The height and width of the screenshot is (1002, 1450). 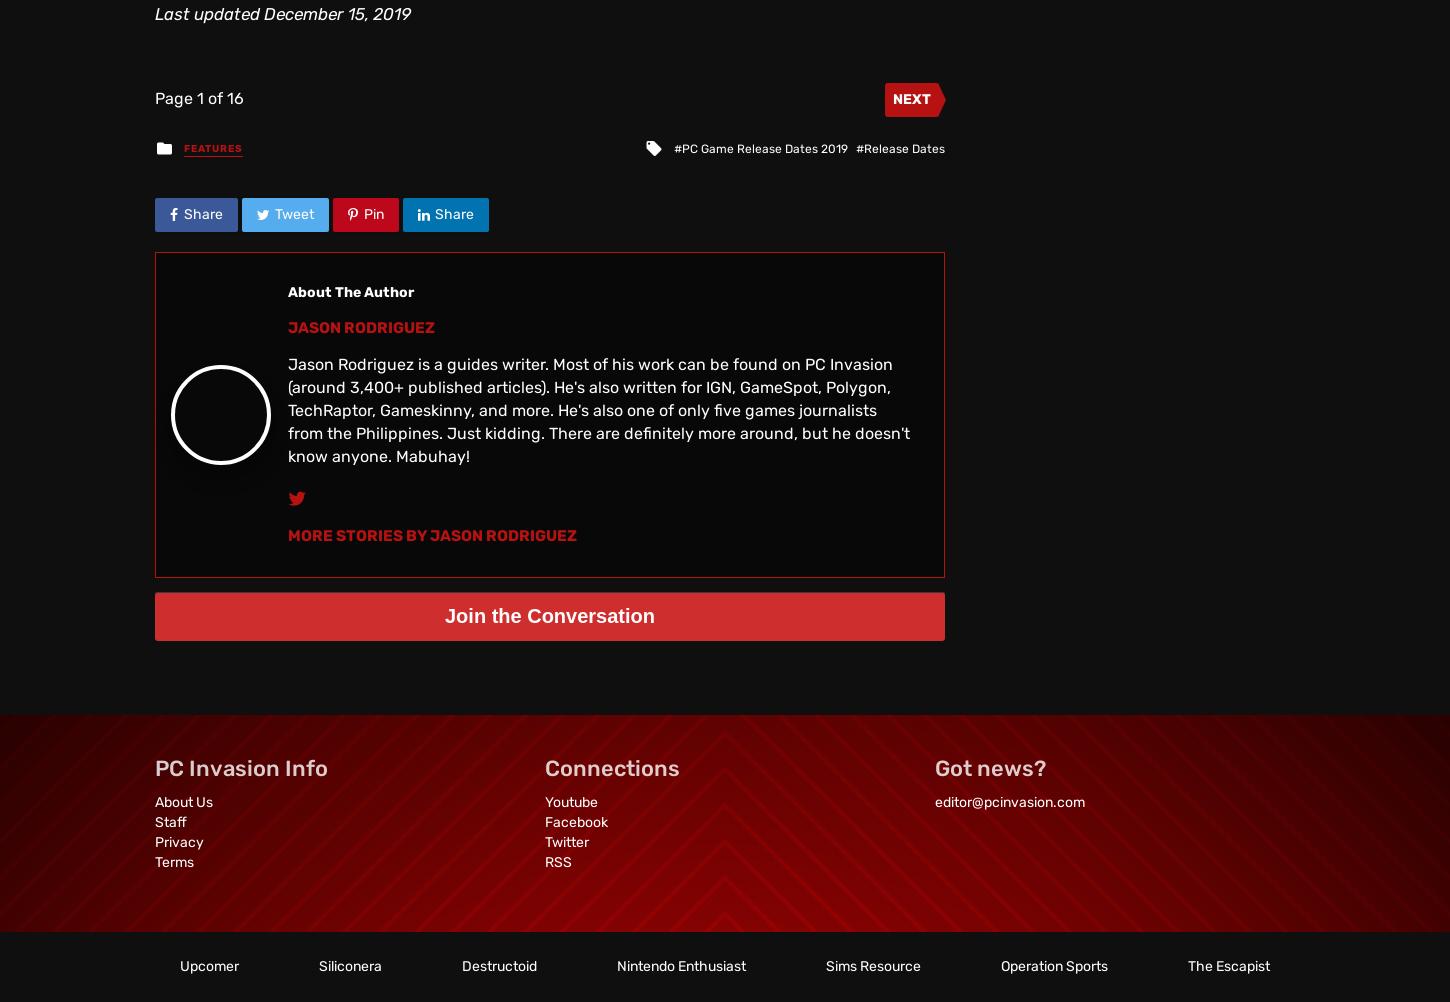 What do you see at coordinates (499, 965) in the screenshot?
I see `'Destructoid'` at bounding box center [499, 965].